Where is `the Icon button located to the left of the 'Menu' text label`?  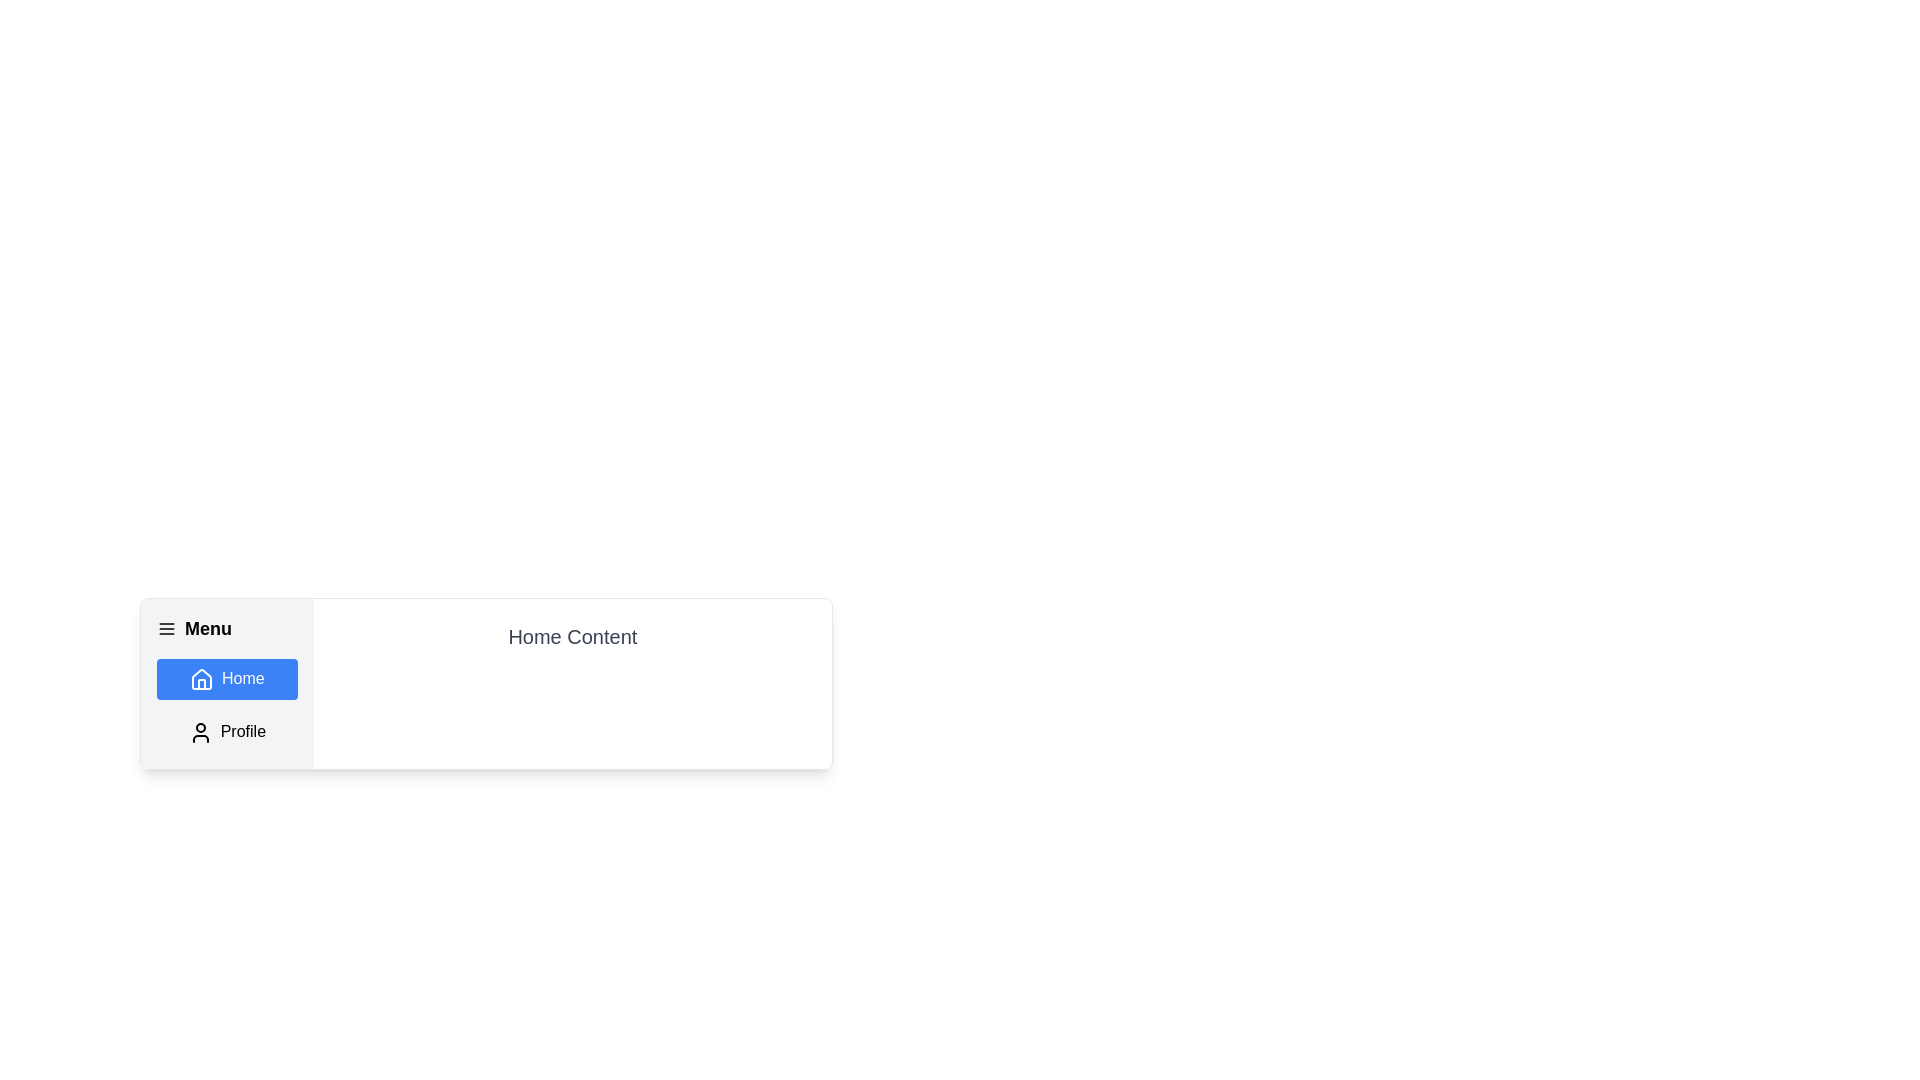
the Icon button located to the left of the 'Menu' text label is located at coordinates (167, 627).